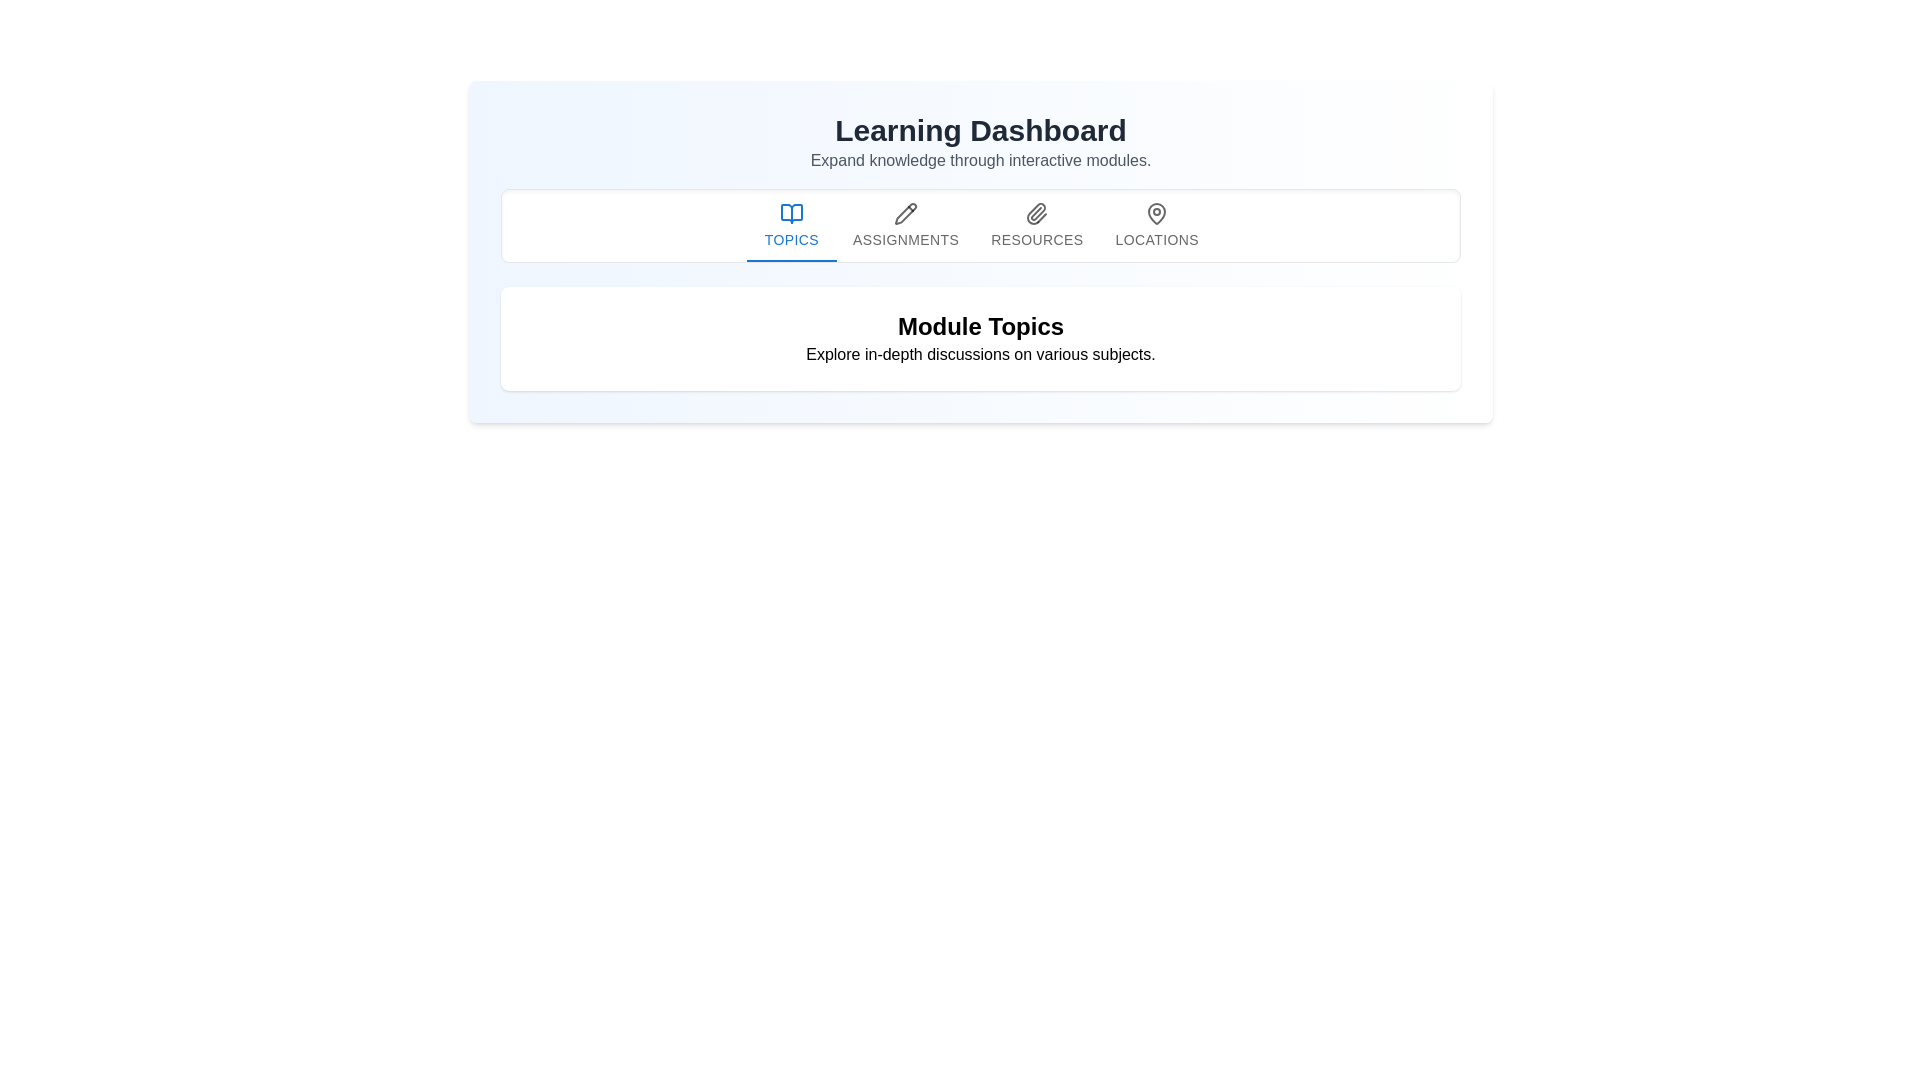 Image resolution: width=1920 pixels, height=1080 pixels. I want to click on the Text block that contains the title 'Module Topics' and the description 'Explore in-depth discussions on various subjects.', so click(980, 338).